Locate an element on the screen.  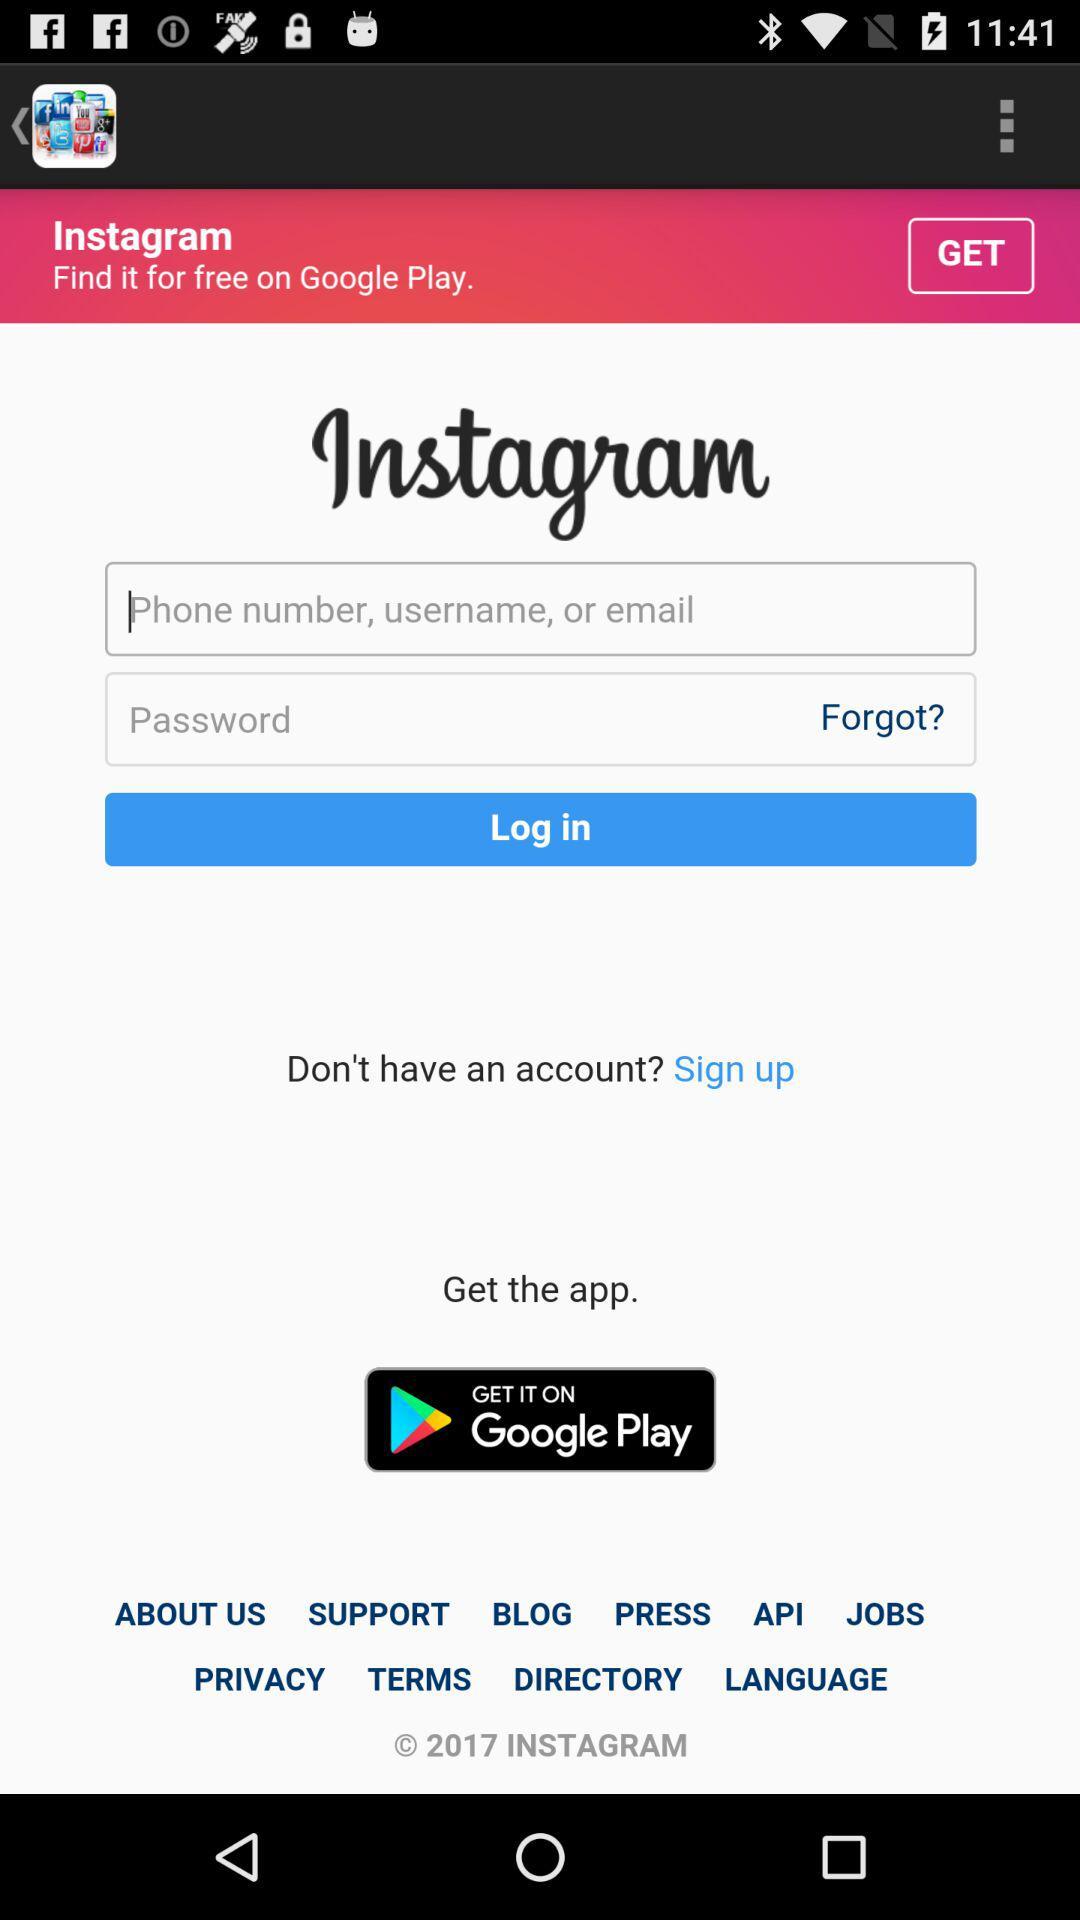
personal info is located at coordinates (540, 991).